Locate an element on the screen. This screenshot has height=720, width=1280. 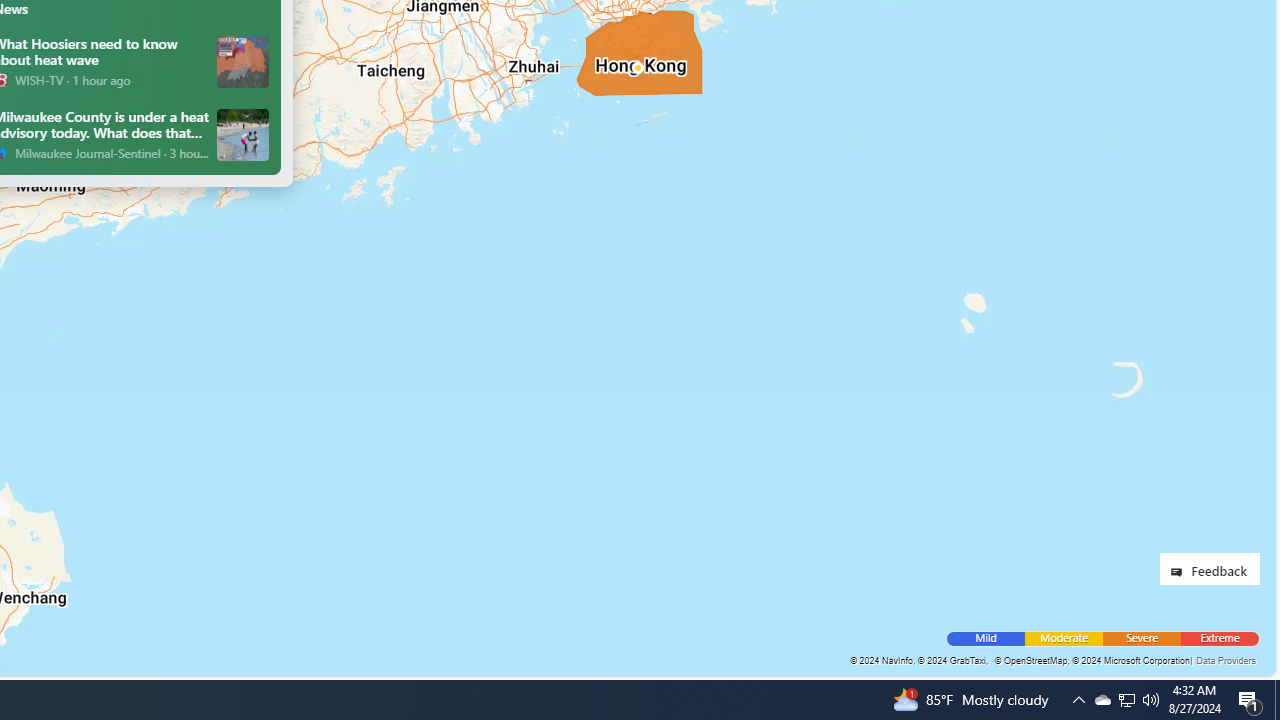
'Class: feedback_link_icon-DS-EntryPoint1-1' is located at coordinates (1180, 572).